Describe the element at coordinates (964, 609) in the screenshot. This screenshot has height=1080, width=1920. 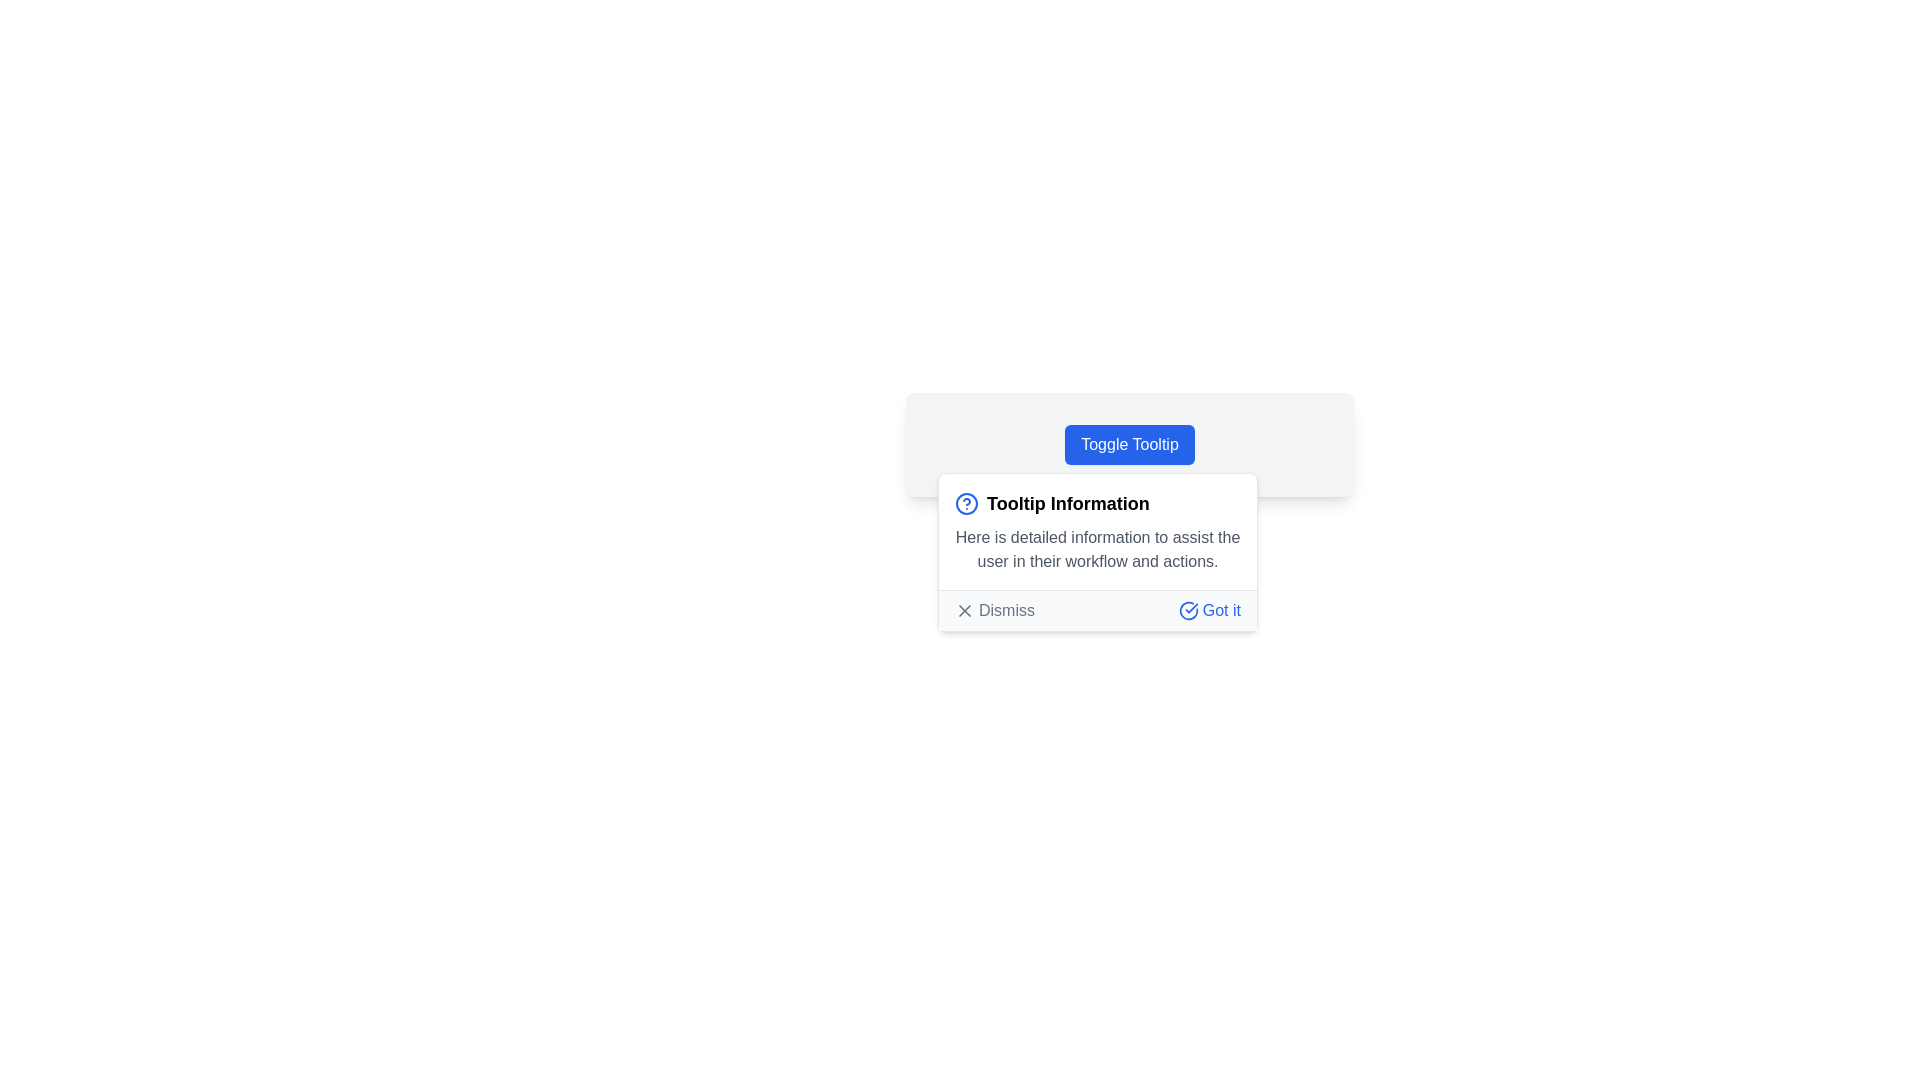
I see `the 'X' shaped close icon located at the top-left corner of the tooltip box` at that location.